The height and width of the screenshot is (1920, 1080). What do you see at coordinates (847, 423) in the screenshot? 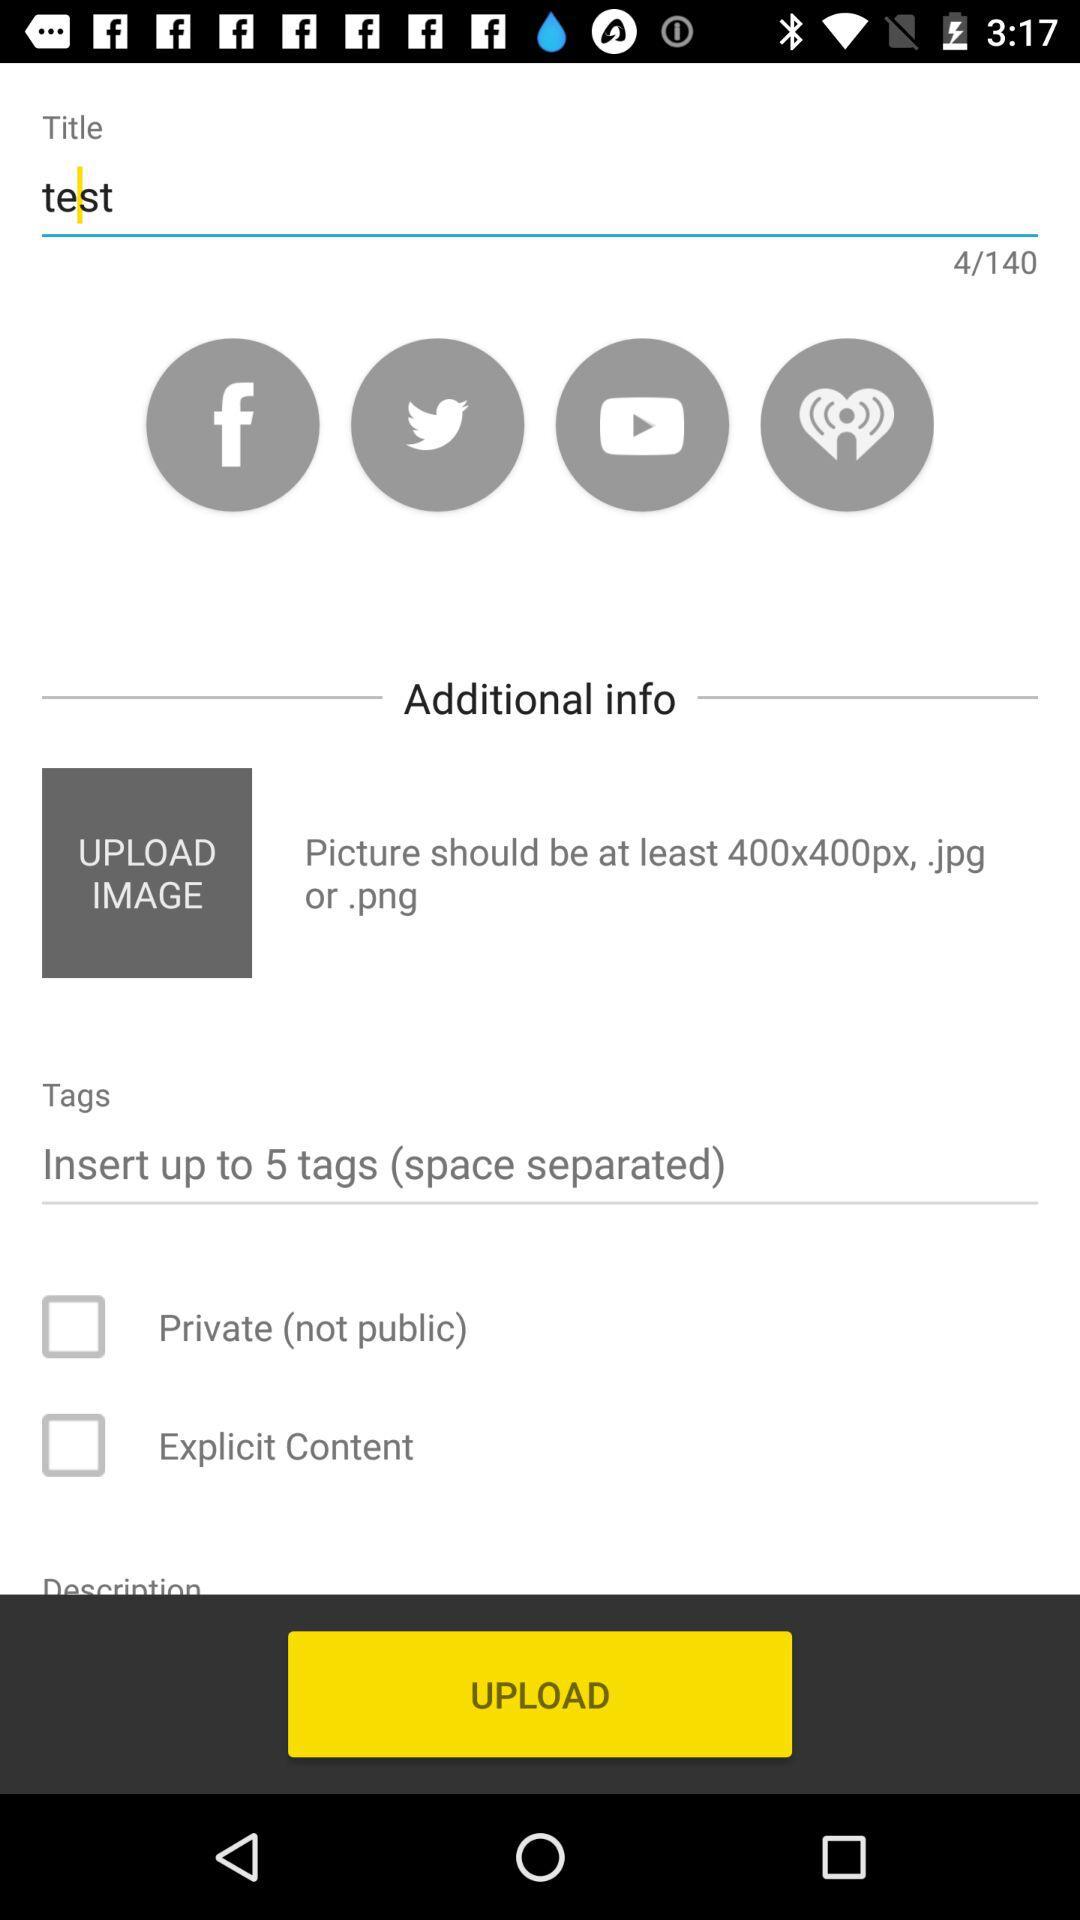
I see `i heart radio functions` at bounding box center [847, 423].